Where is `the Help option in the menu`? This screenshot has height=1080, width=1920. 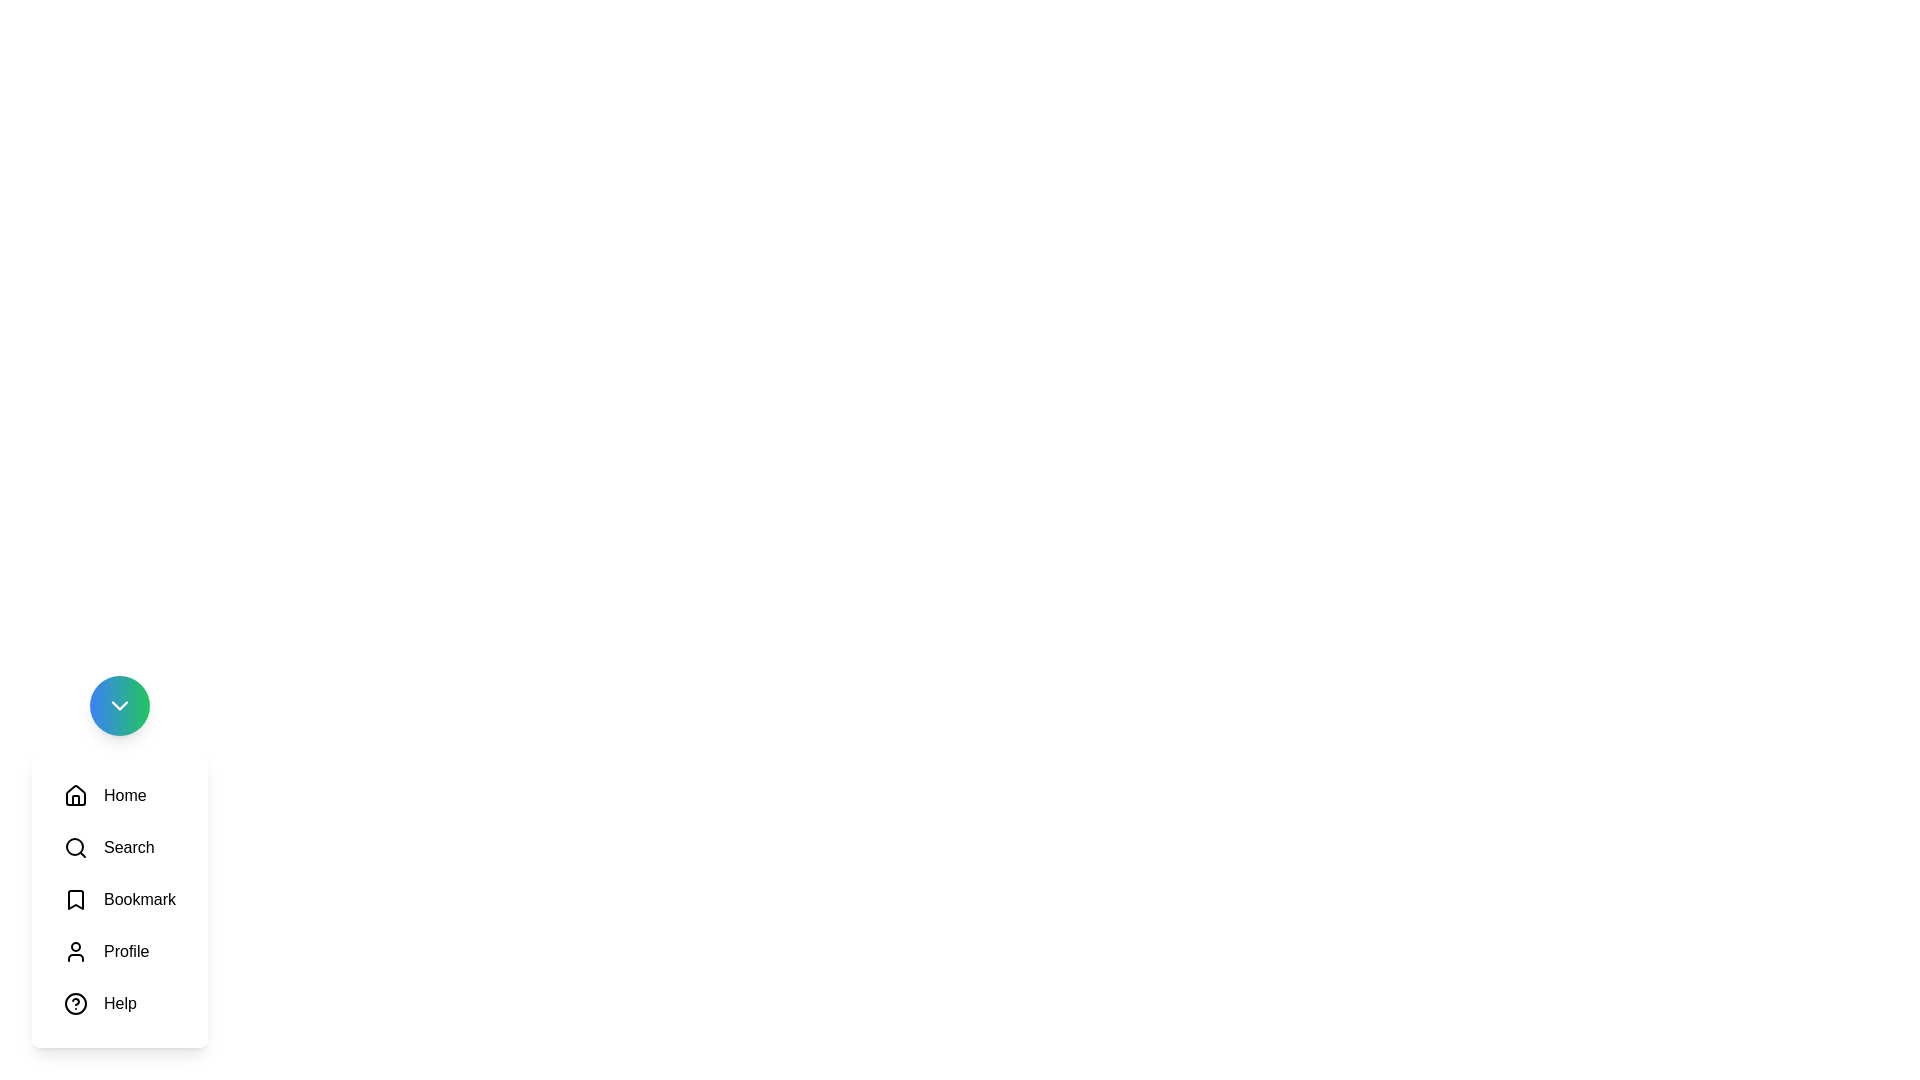
the Help option in the menu is located at coordinates (99, 1003).